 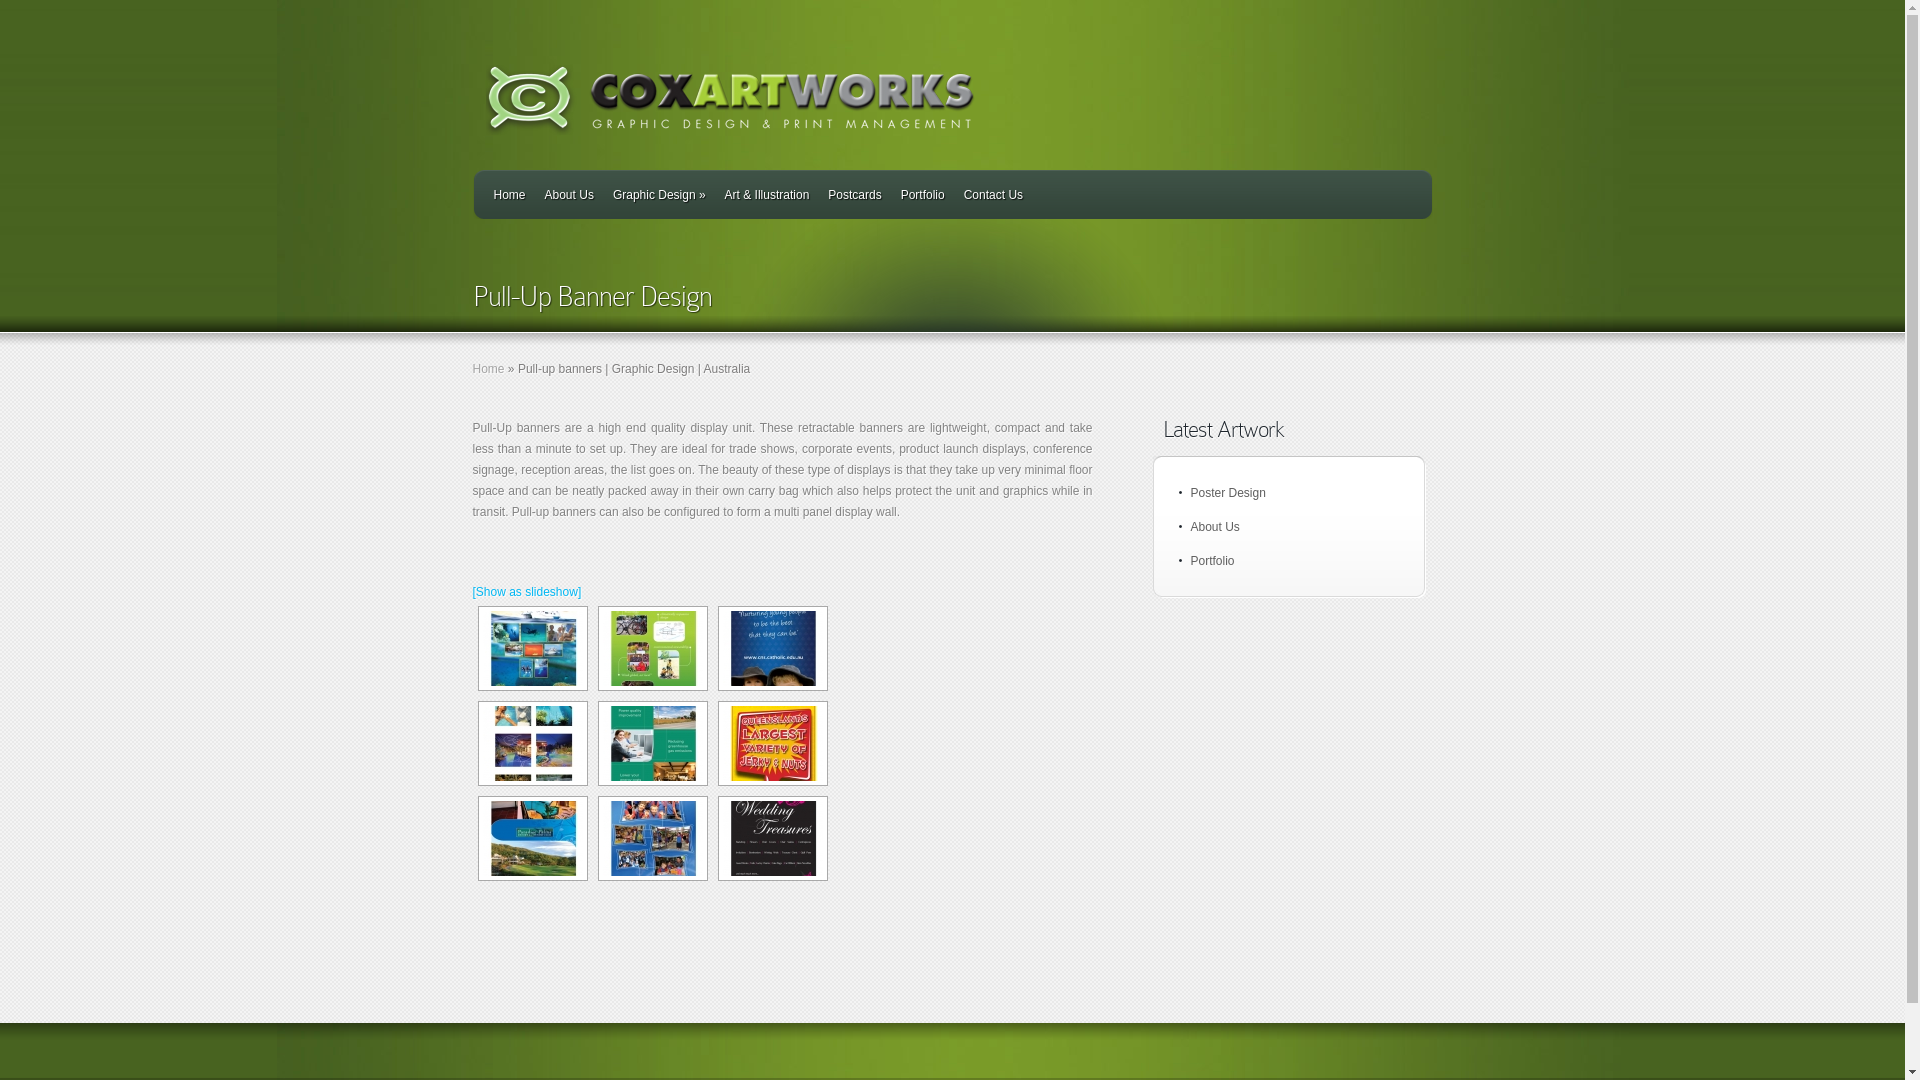 I want to click on 'Home', so click(x=494, y=195).